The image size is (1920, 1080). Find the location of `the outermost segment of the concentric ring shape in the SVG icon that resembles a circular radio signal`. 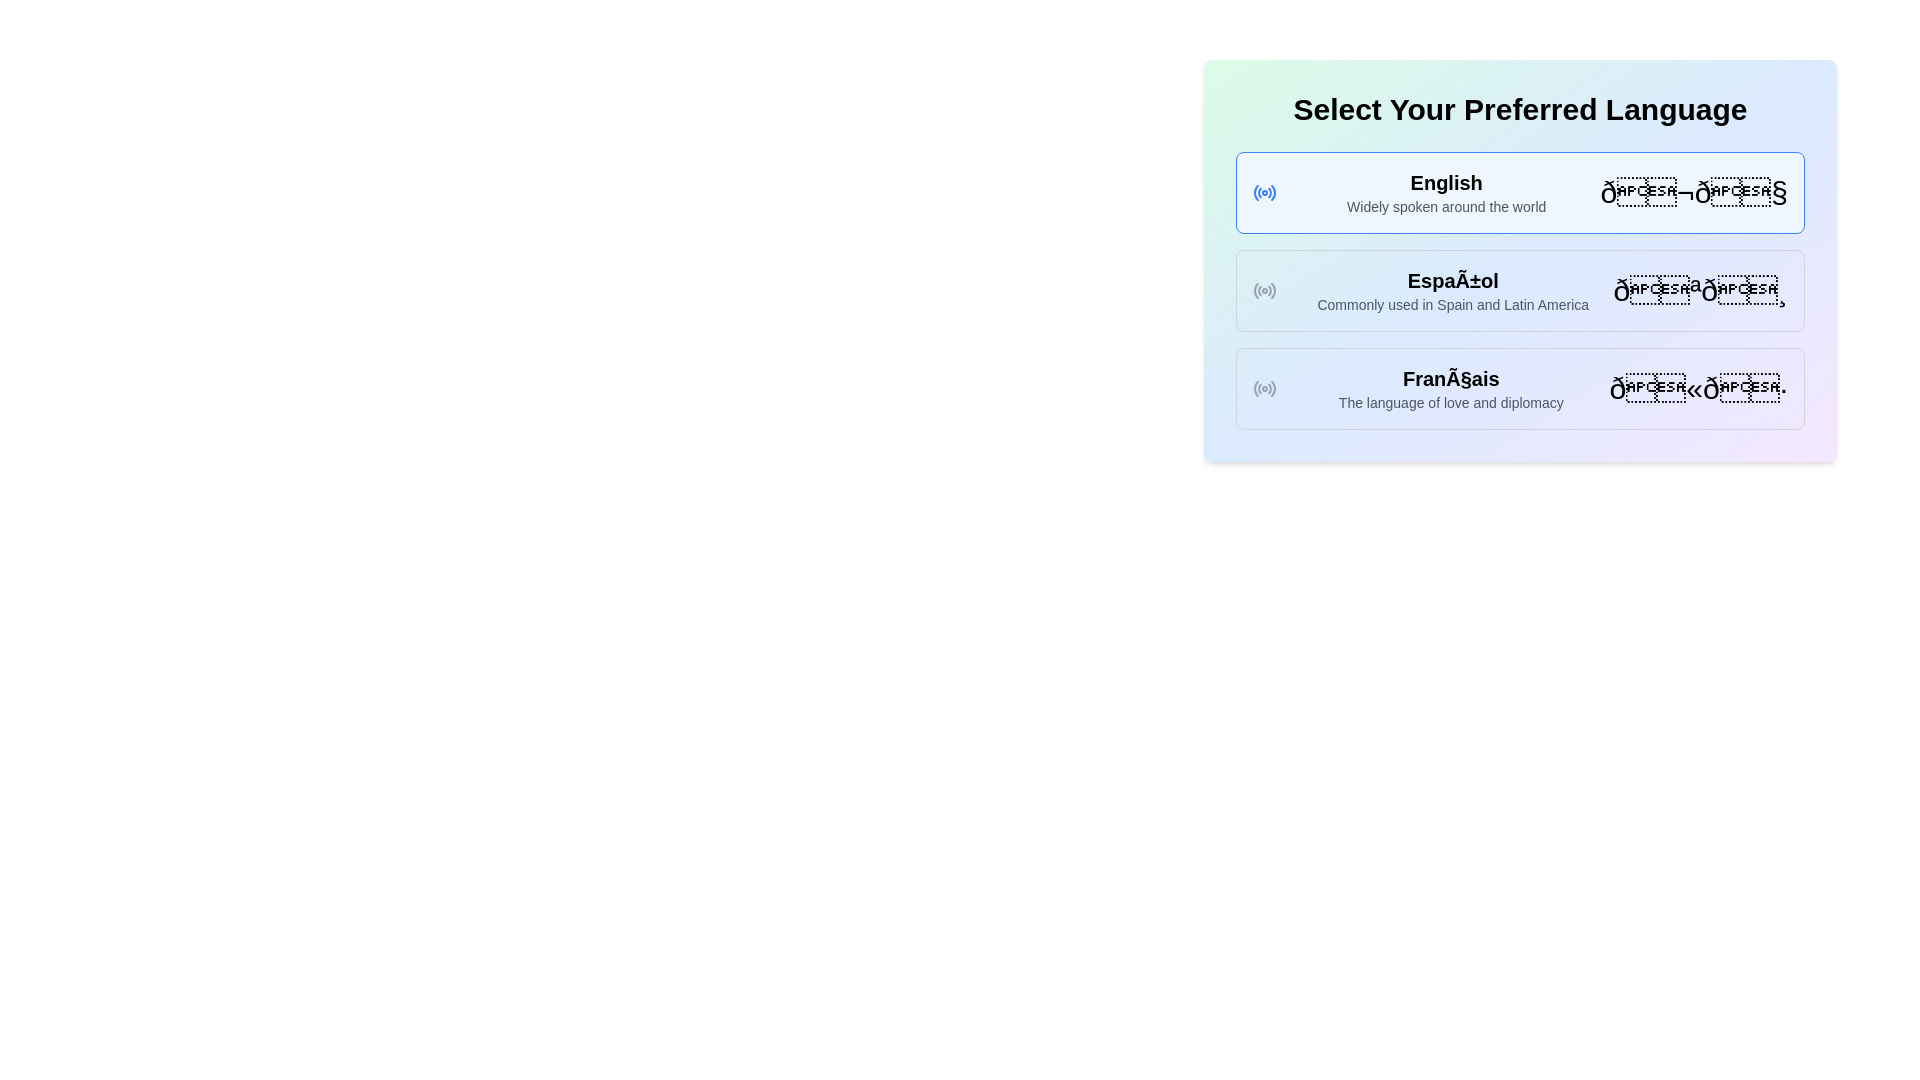

the outermost segment of the concentric ring shape in the SVG icon that resembles a circular radio signal is located at coordinates (1272, 290).